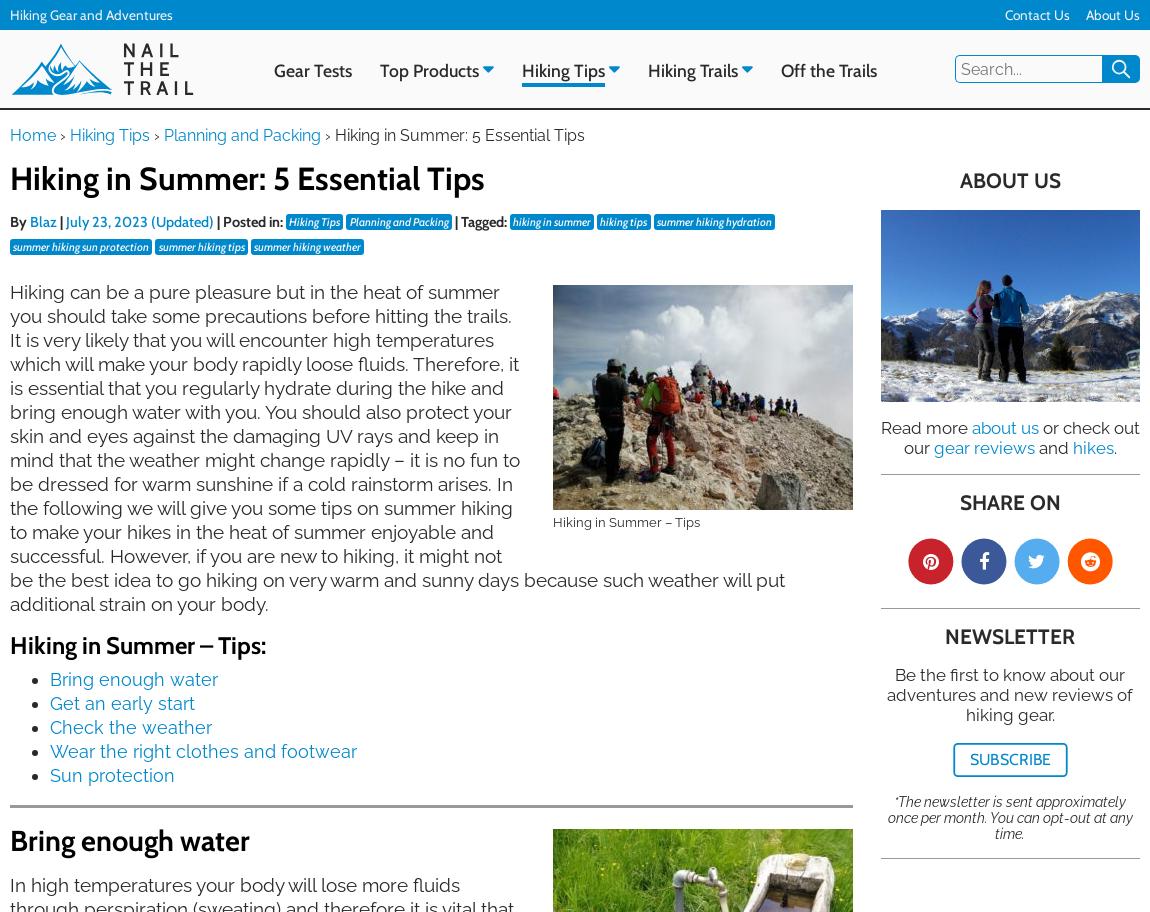  I want to click on 'Hiking can be a pure pleasure but in the heat of summer you should take some precautions before hitting the trails. It is very likely that you will encounter high temperatures which will make your body rapidly loose fluids. Therefore, it is essential that you regularly hydrate during the hike and bring enough water with you. You should also protect your skin and eyes against the damaging UV rays and keep in mind that the weather might change rapidly – it is no fun to be dressed for warm sunshine if a cold rainstorm arises. In the following we will give you some tips on summer hiking to make your hikes in the heat of summer enjoyable and successful. However, if you are new to hiking, it might not be the best idea to go hiking on very warm and sunny days because such weather will put additional strain on your body.', so click(397, 446).